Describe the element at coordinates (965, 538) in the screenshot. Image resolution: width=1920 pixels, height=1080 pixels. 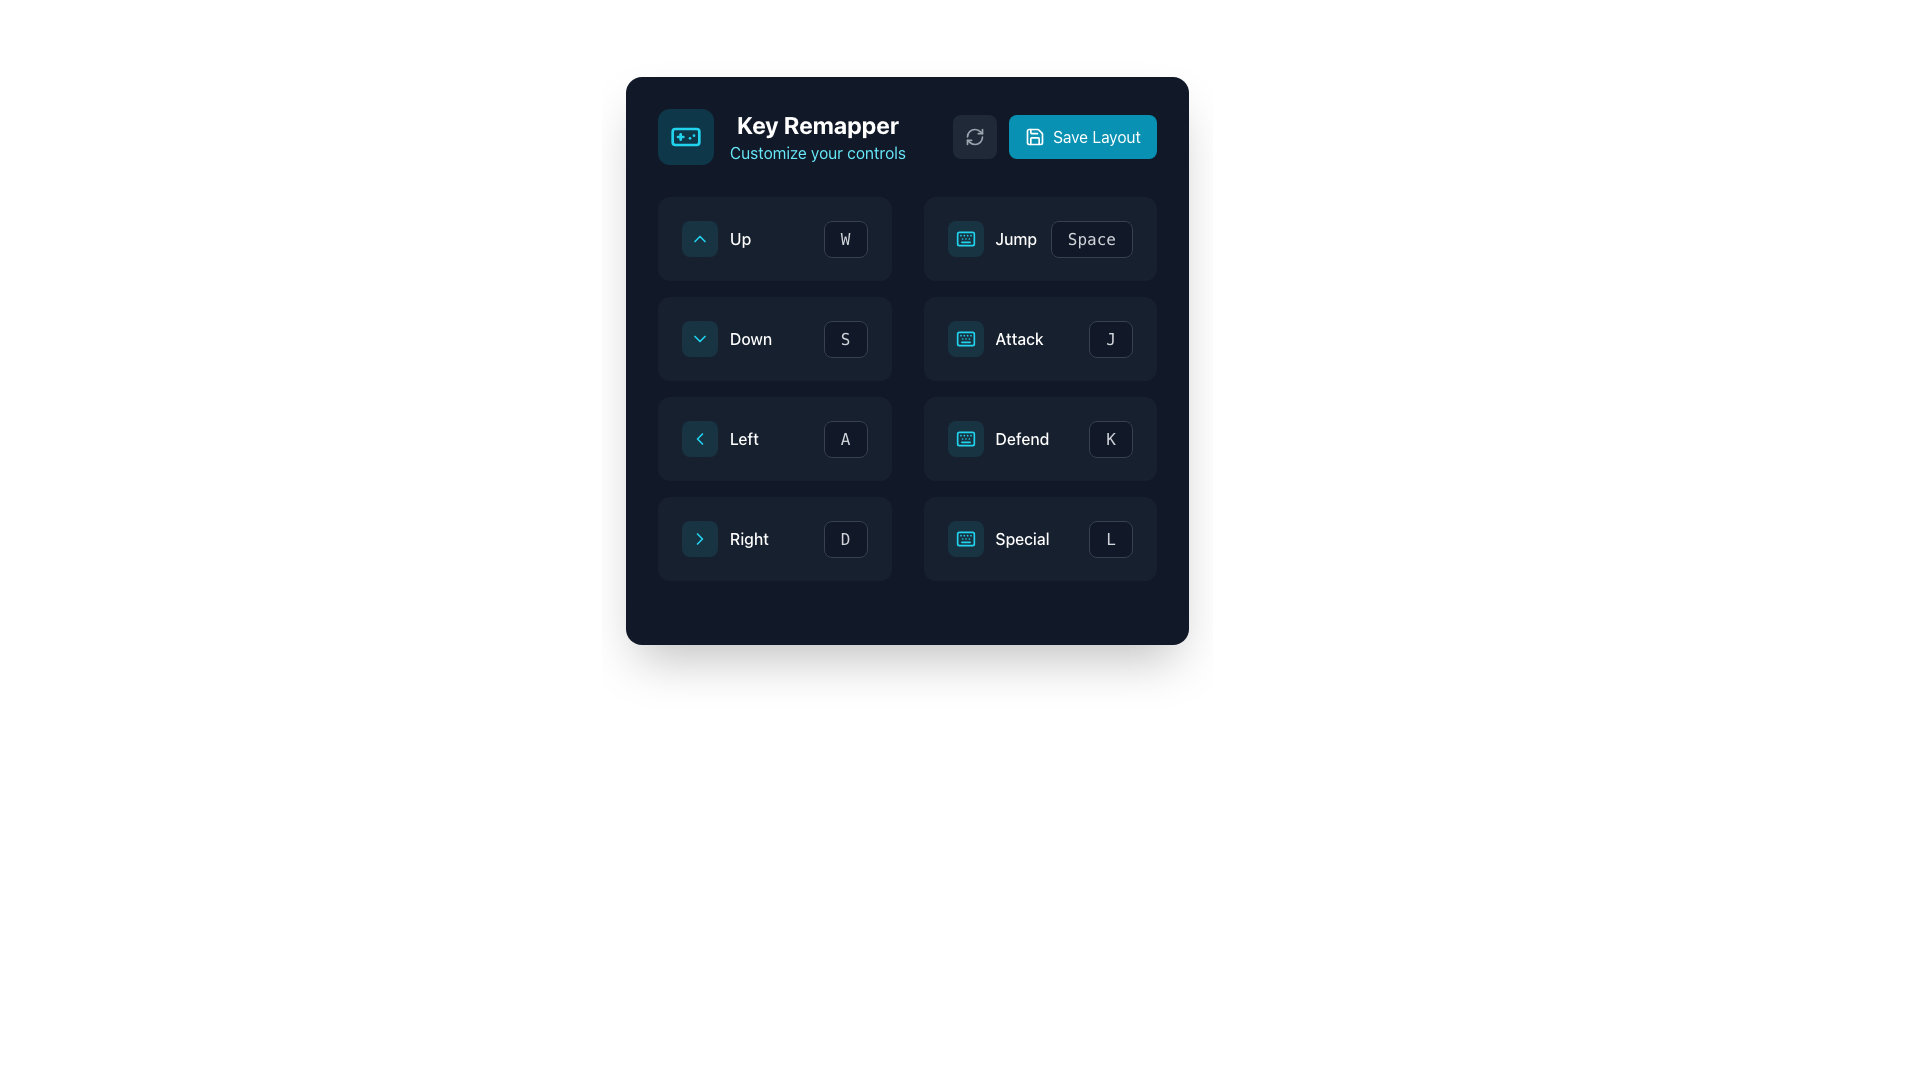
I see `the keyboard icon located in the bottom-right corner of the grid, which is inside a light cyan button labeled 'Special'` at that location.